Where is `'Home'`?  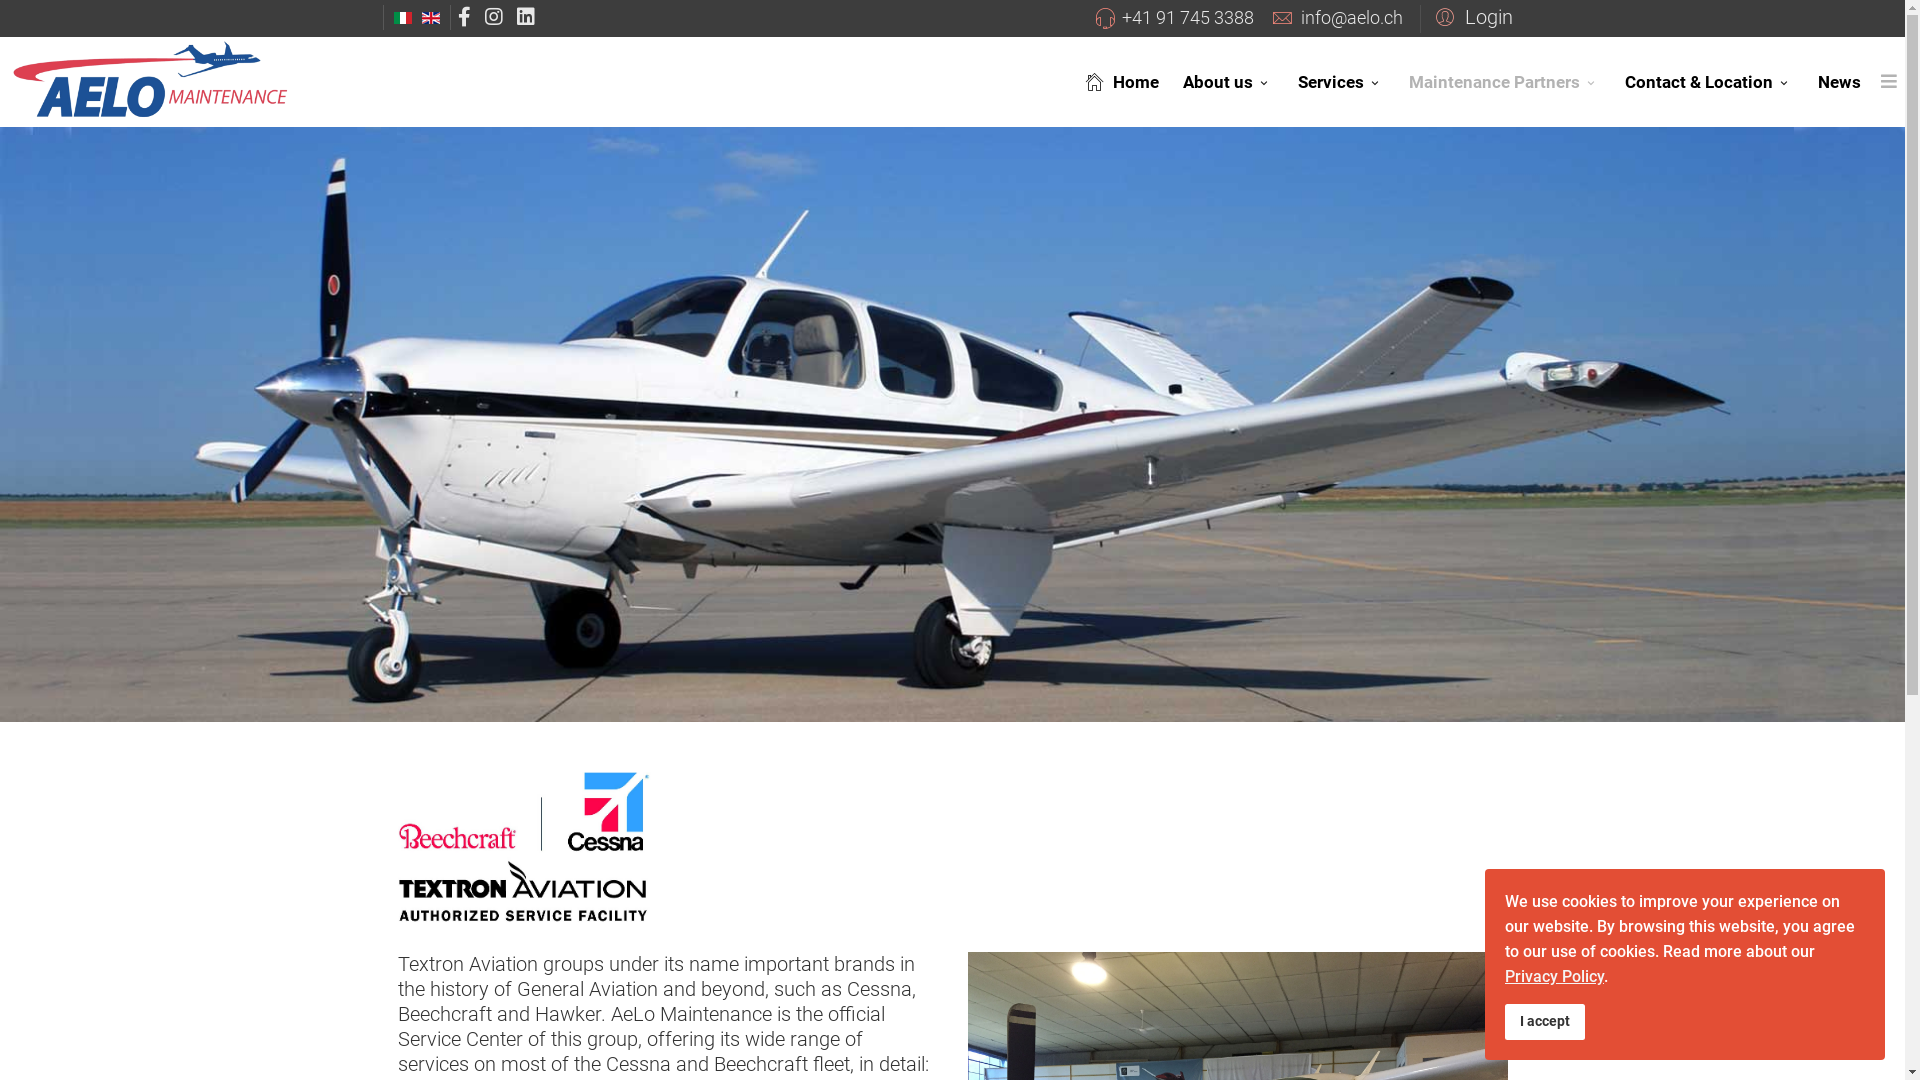 'Home' is located at coordinates (1117, 80).